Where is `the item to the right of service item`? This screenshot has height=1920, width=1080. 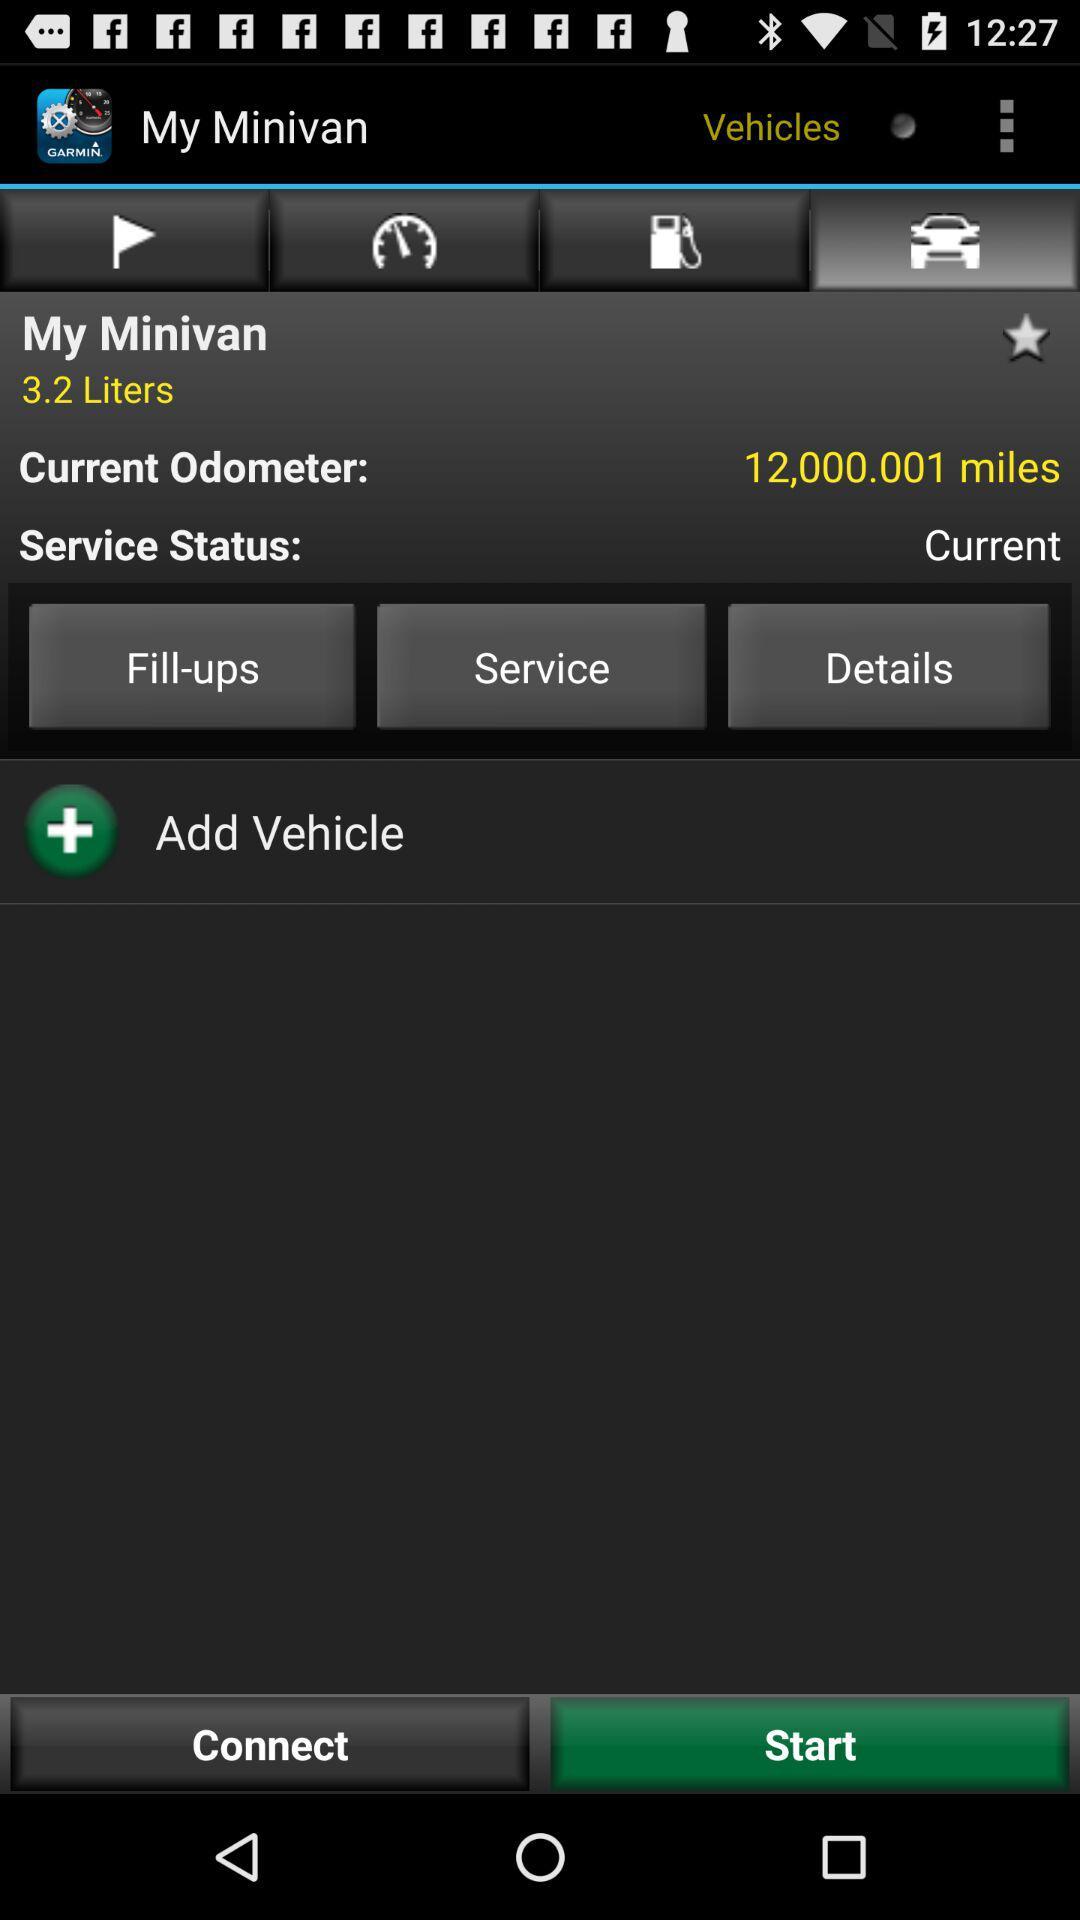
the item to the right of service item is located at coordinates (888, 666).